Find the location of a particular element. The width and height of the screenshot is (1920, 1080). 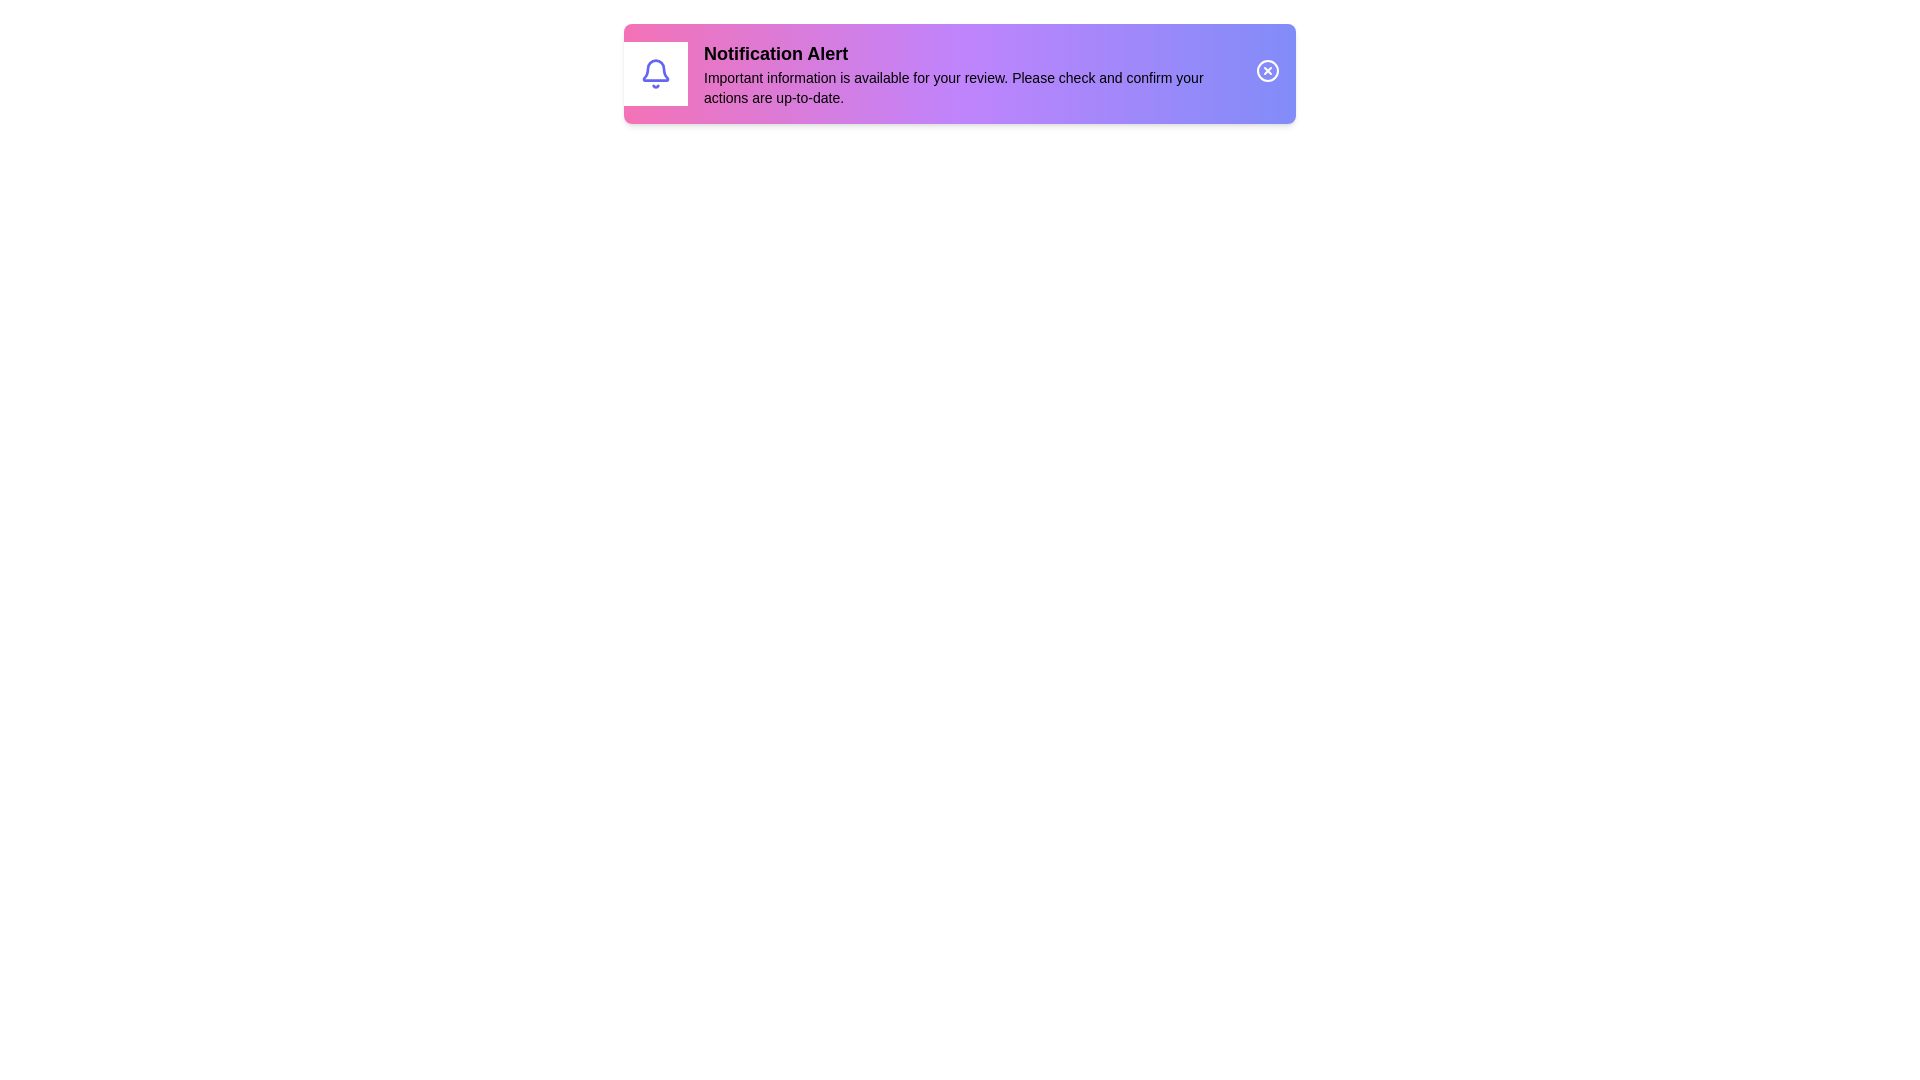

the notification area to observe hover effects is located at coordinates (960, 72).